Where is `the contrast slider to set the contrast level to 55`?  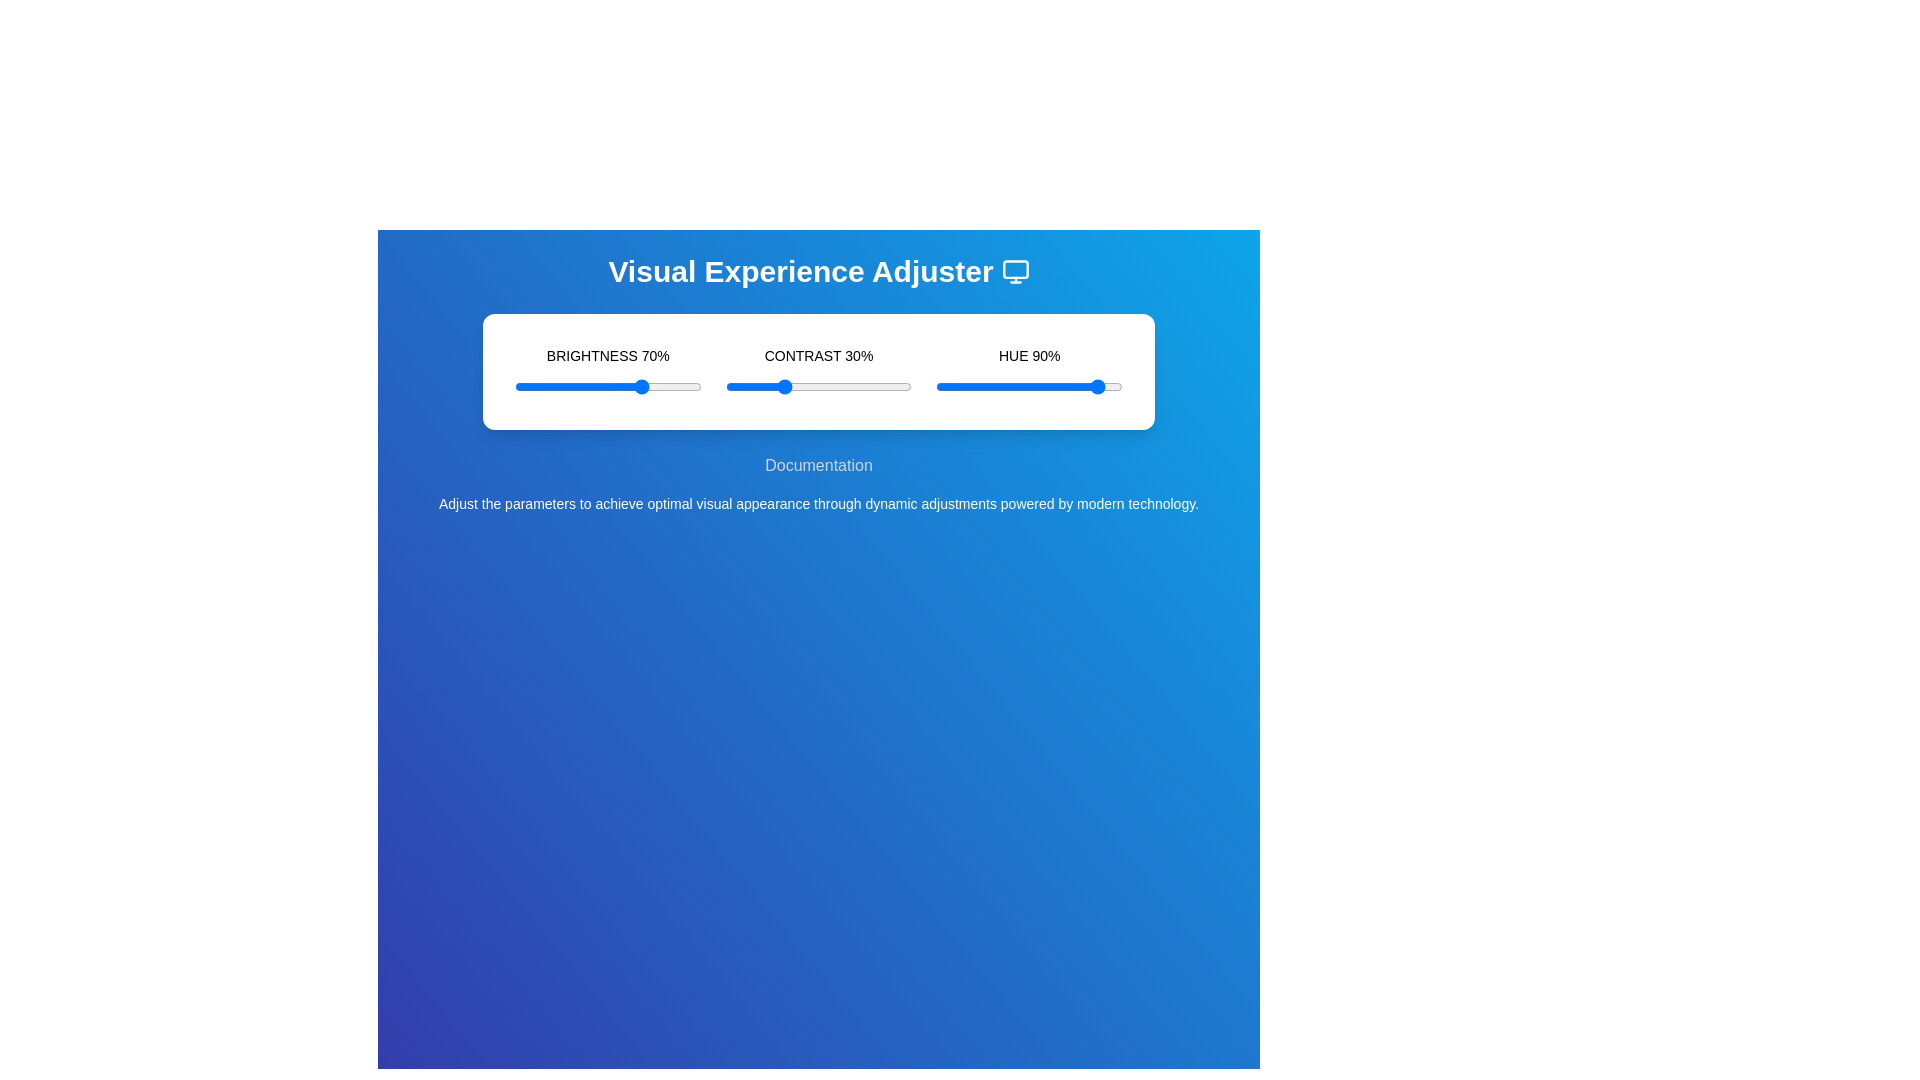
the contrast slider to set the contrast level to 55 is located at coordinates (828, 386).